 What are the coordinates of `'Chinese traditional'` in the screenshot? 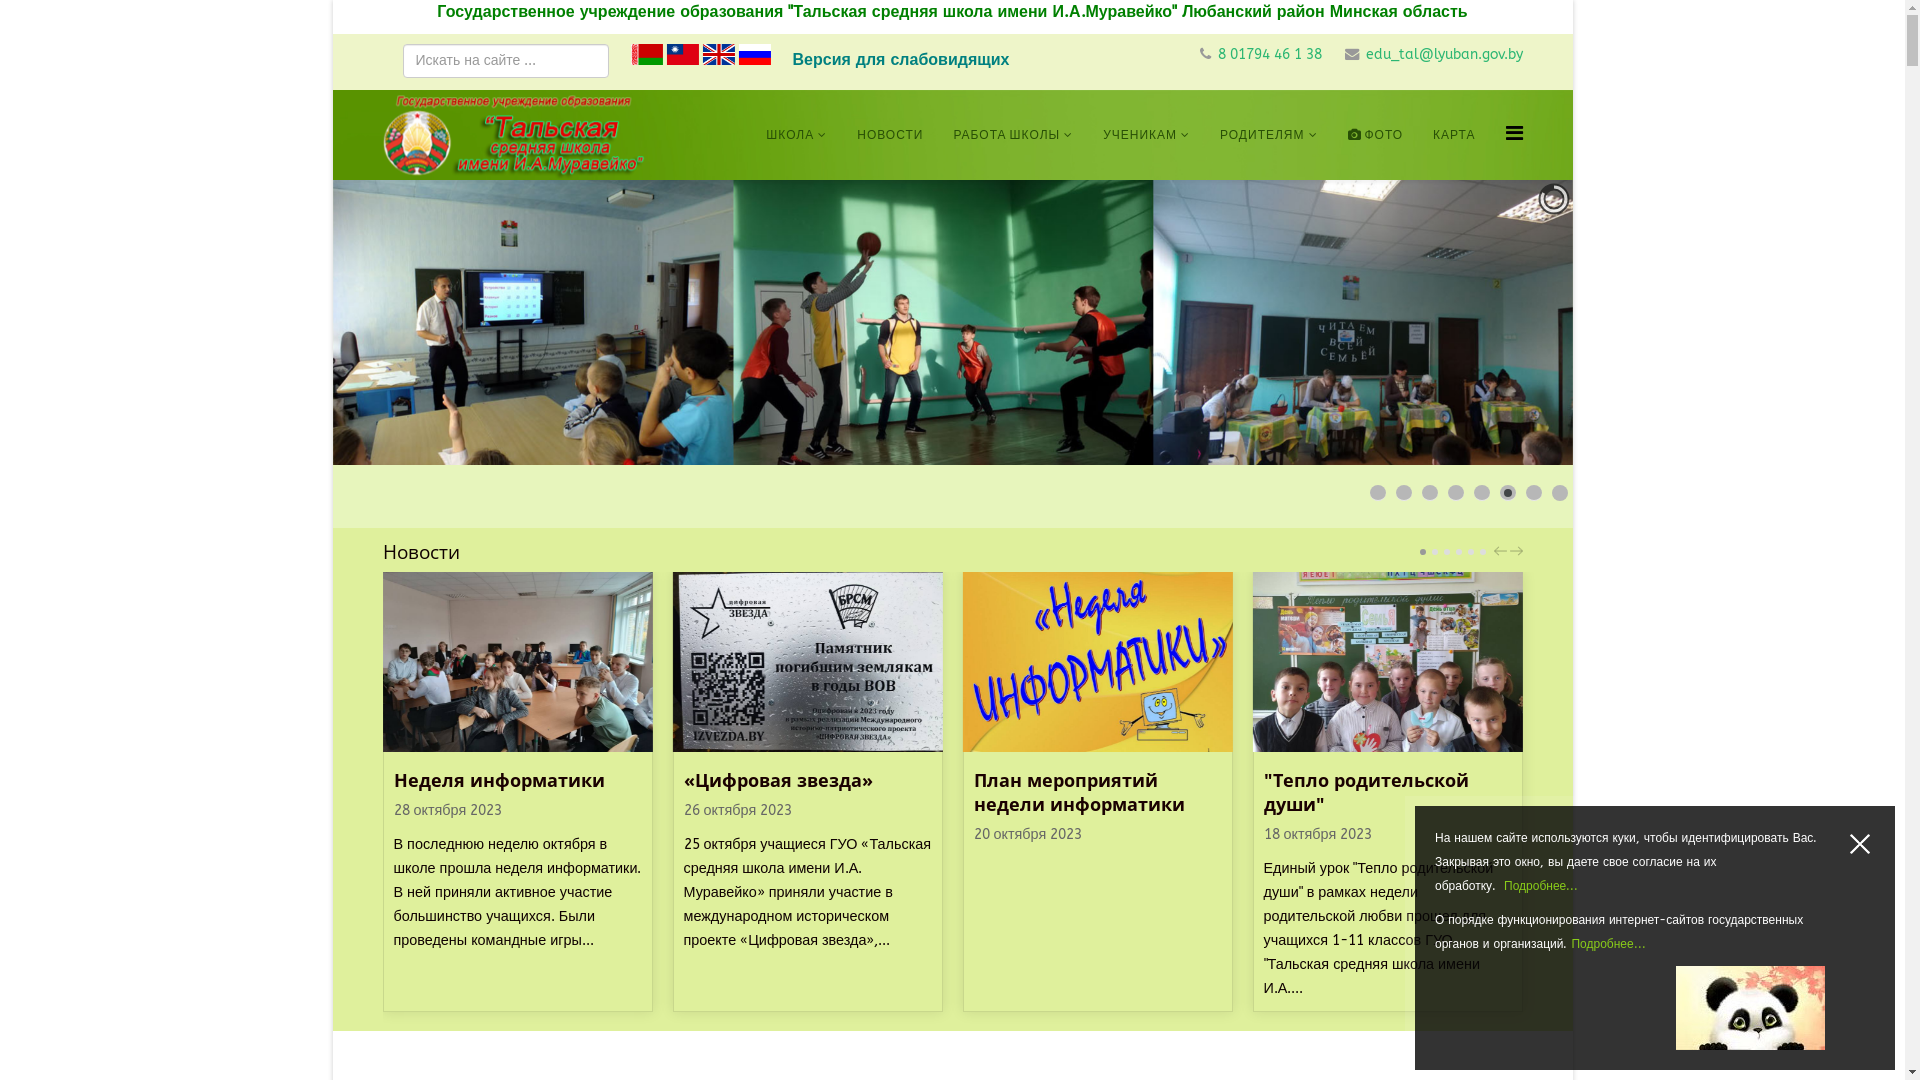 It's located at (681, 53).